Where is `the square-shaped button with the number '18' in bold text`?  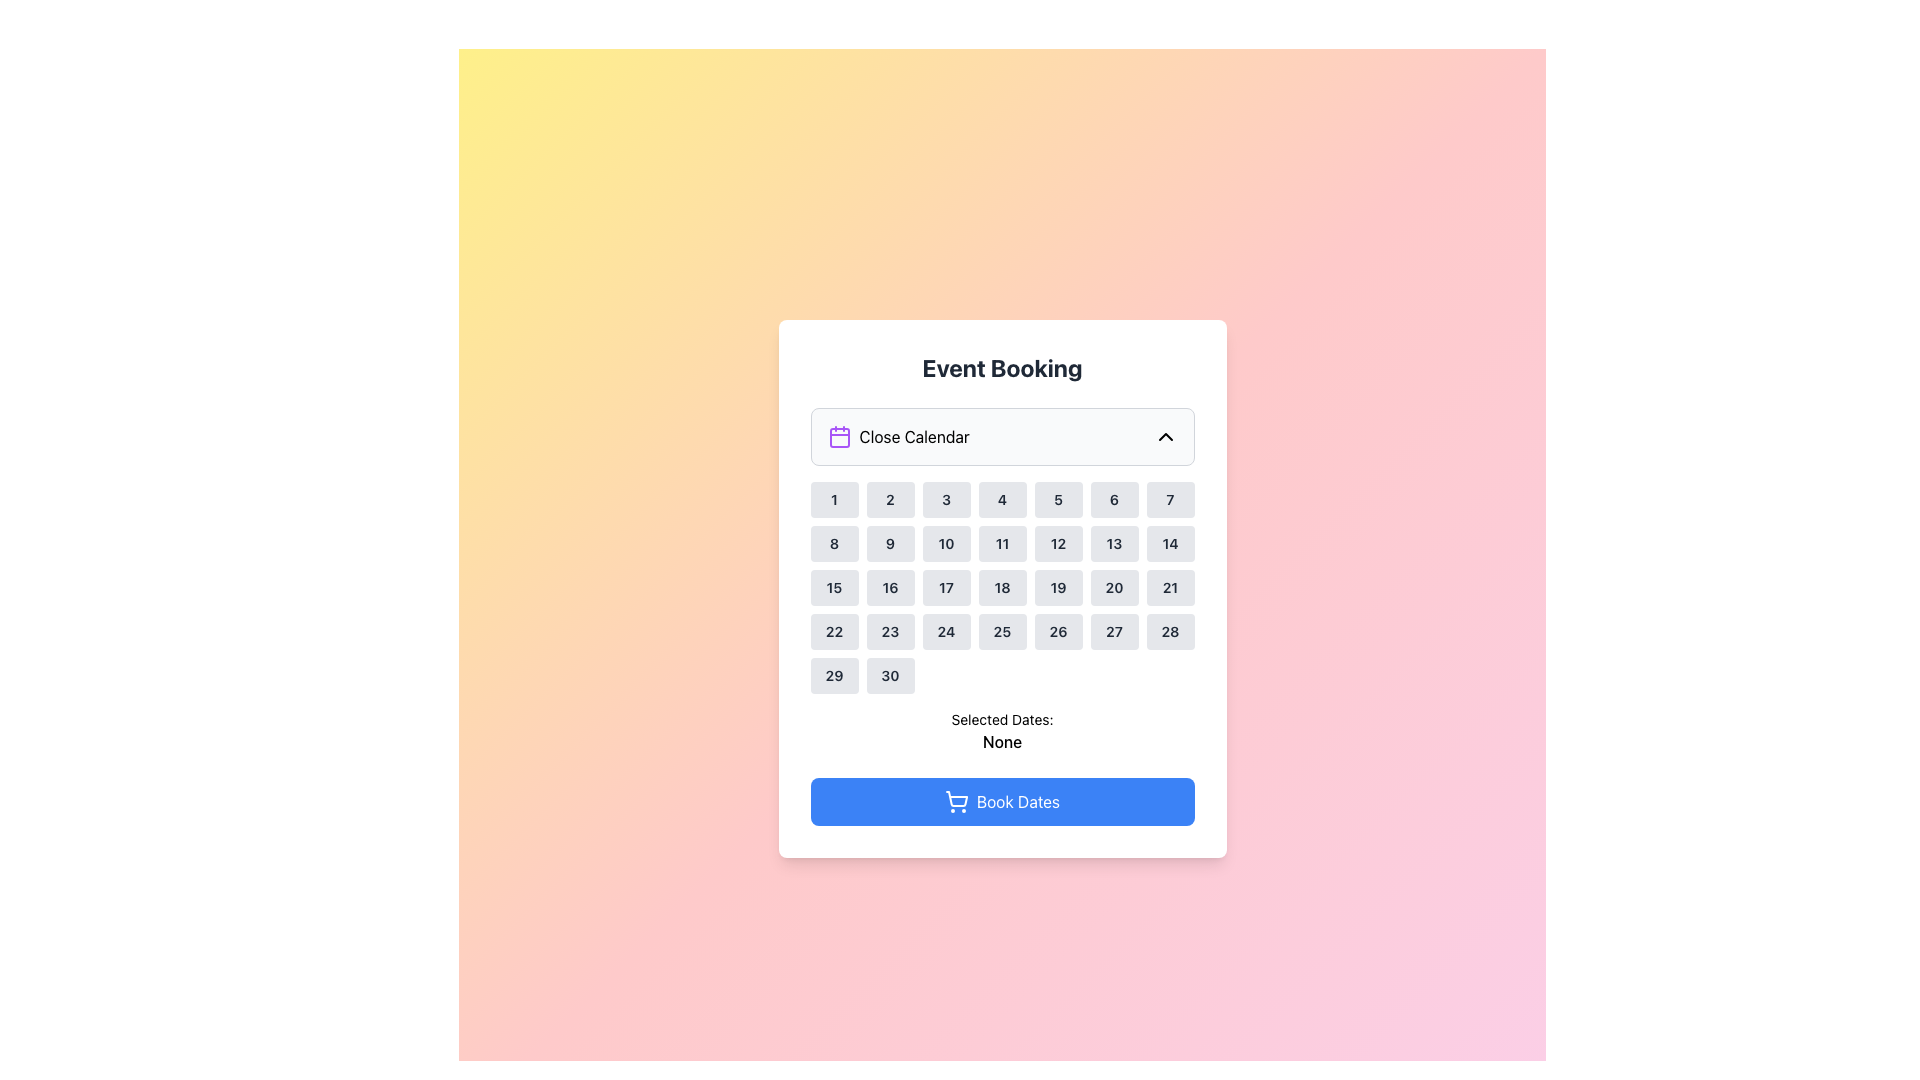 the square-shaped button with the number '18' in bold text is located at coordinates (1002, 586).